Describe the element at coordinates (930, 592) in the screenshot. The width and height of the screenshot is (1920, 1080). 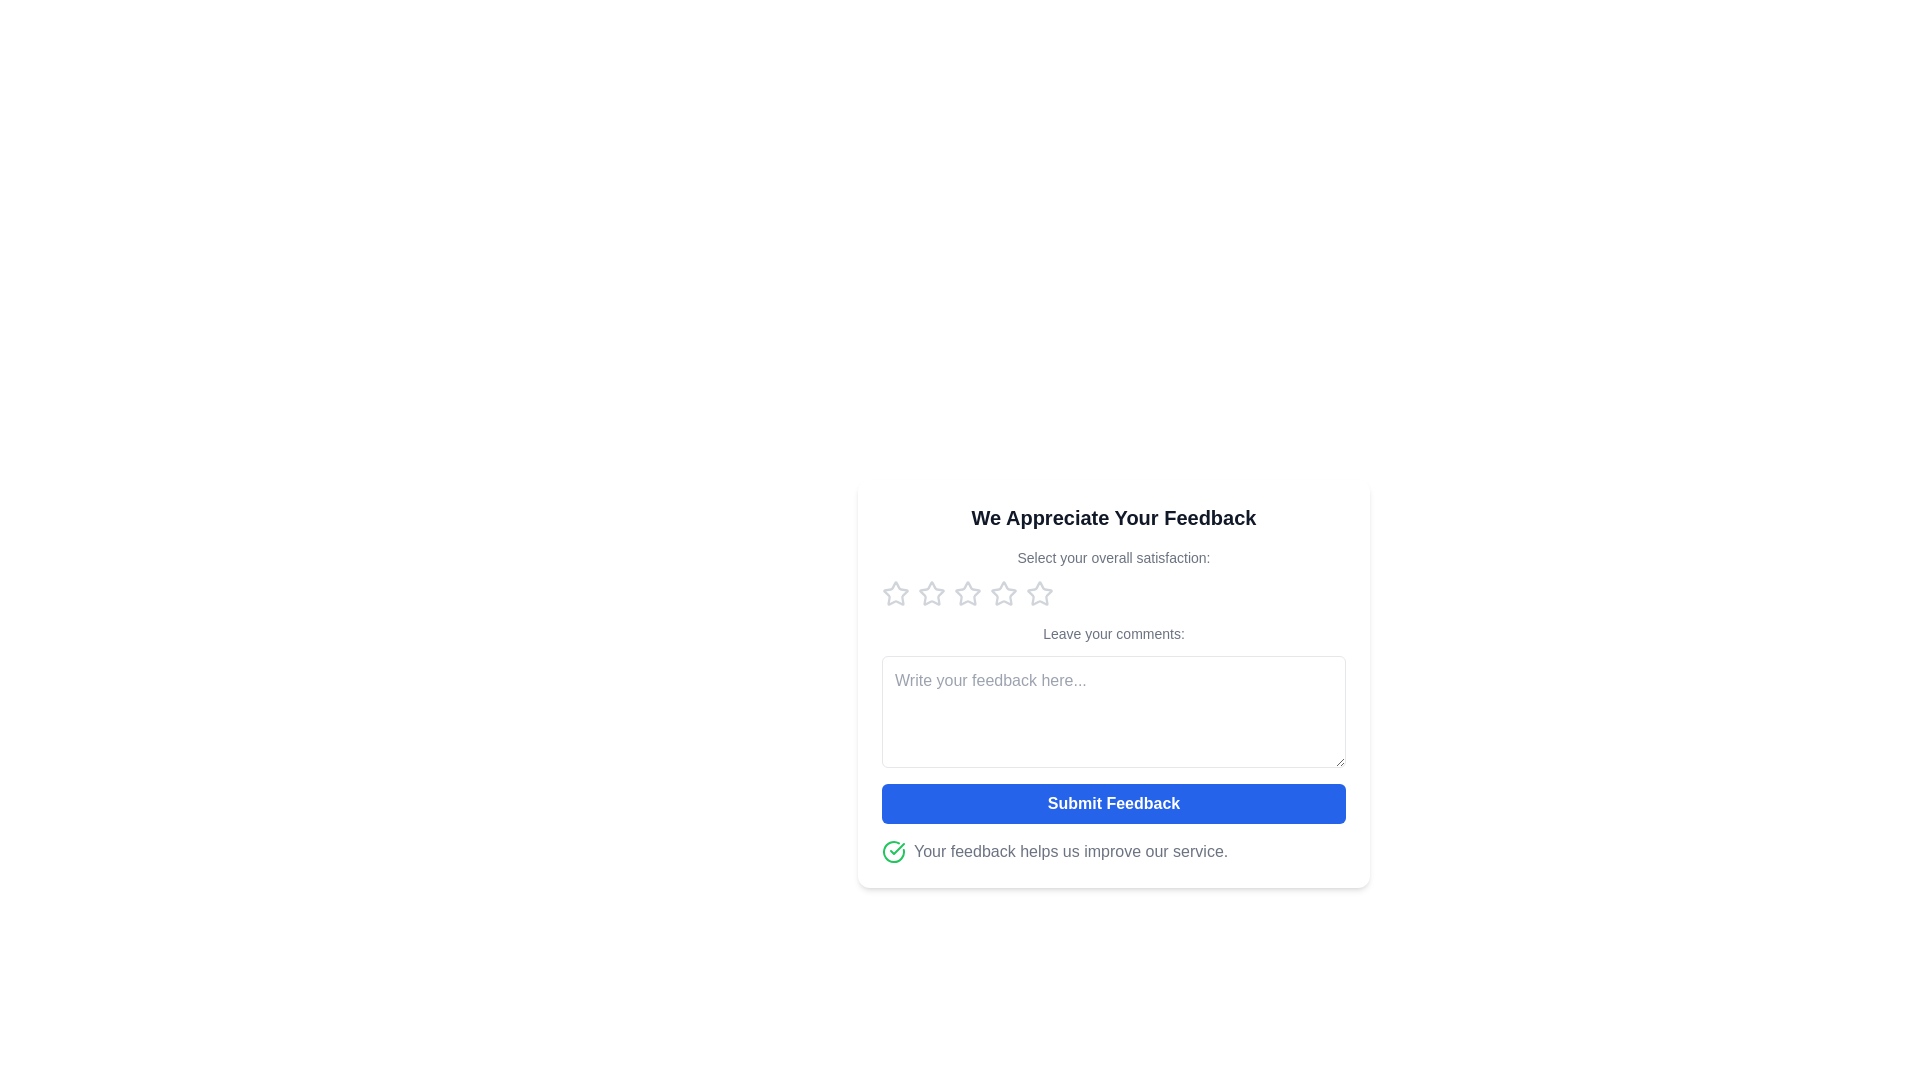
I see `the first star icon in the feedback system` at that location.